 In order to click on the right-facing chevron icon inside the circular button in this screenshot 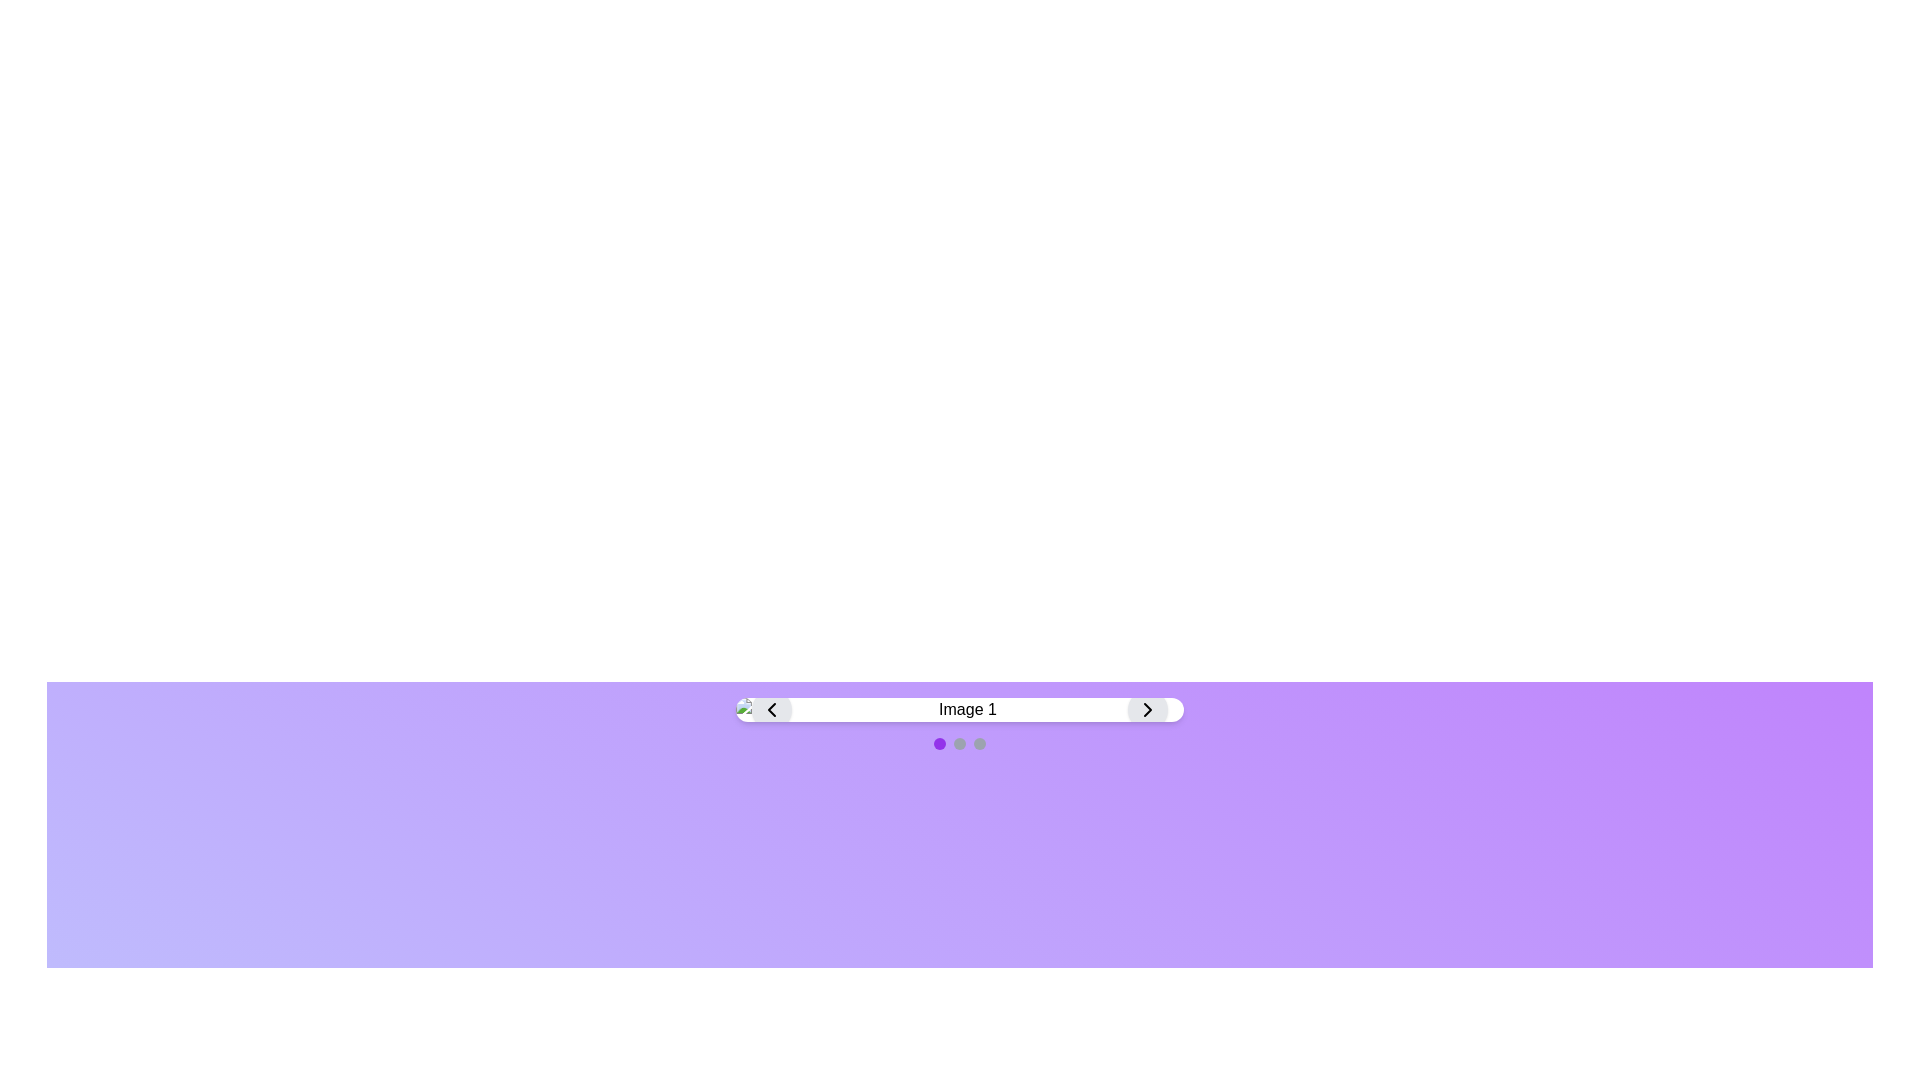, I will do `click(1147, 708)`.